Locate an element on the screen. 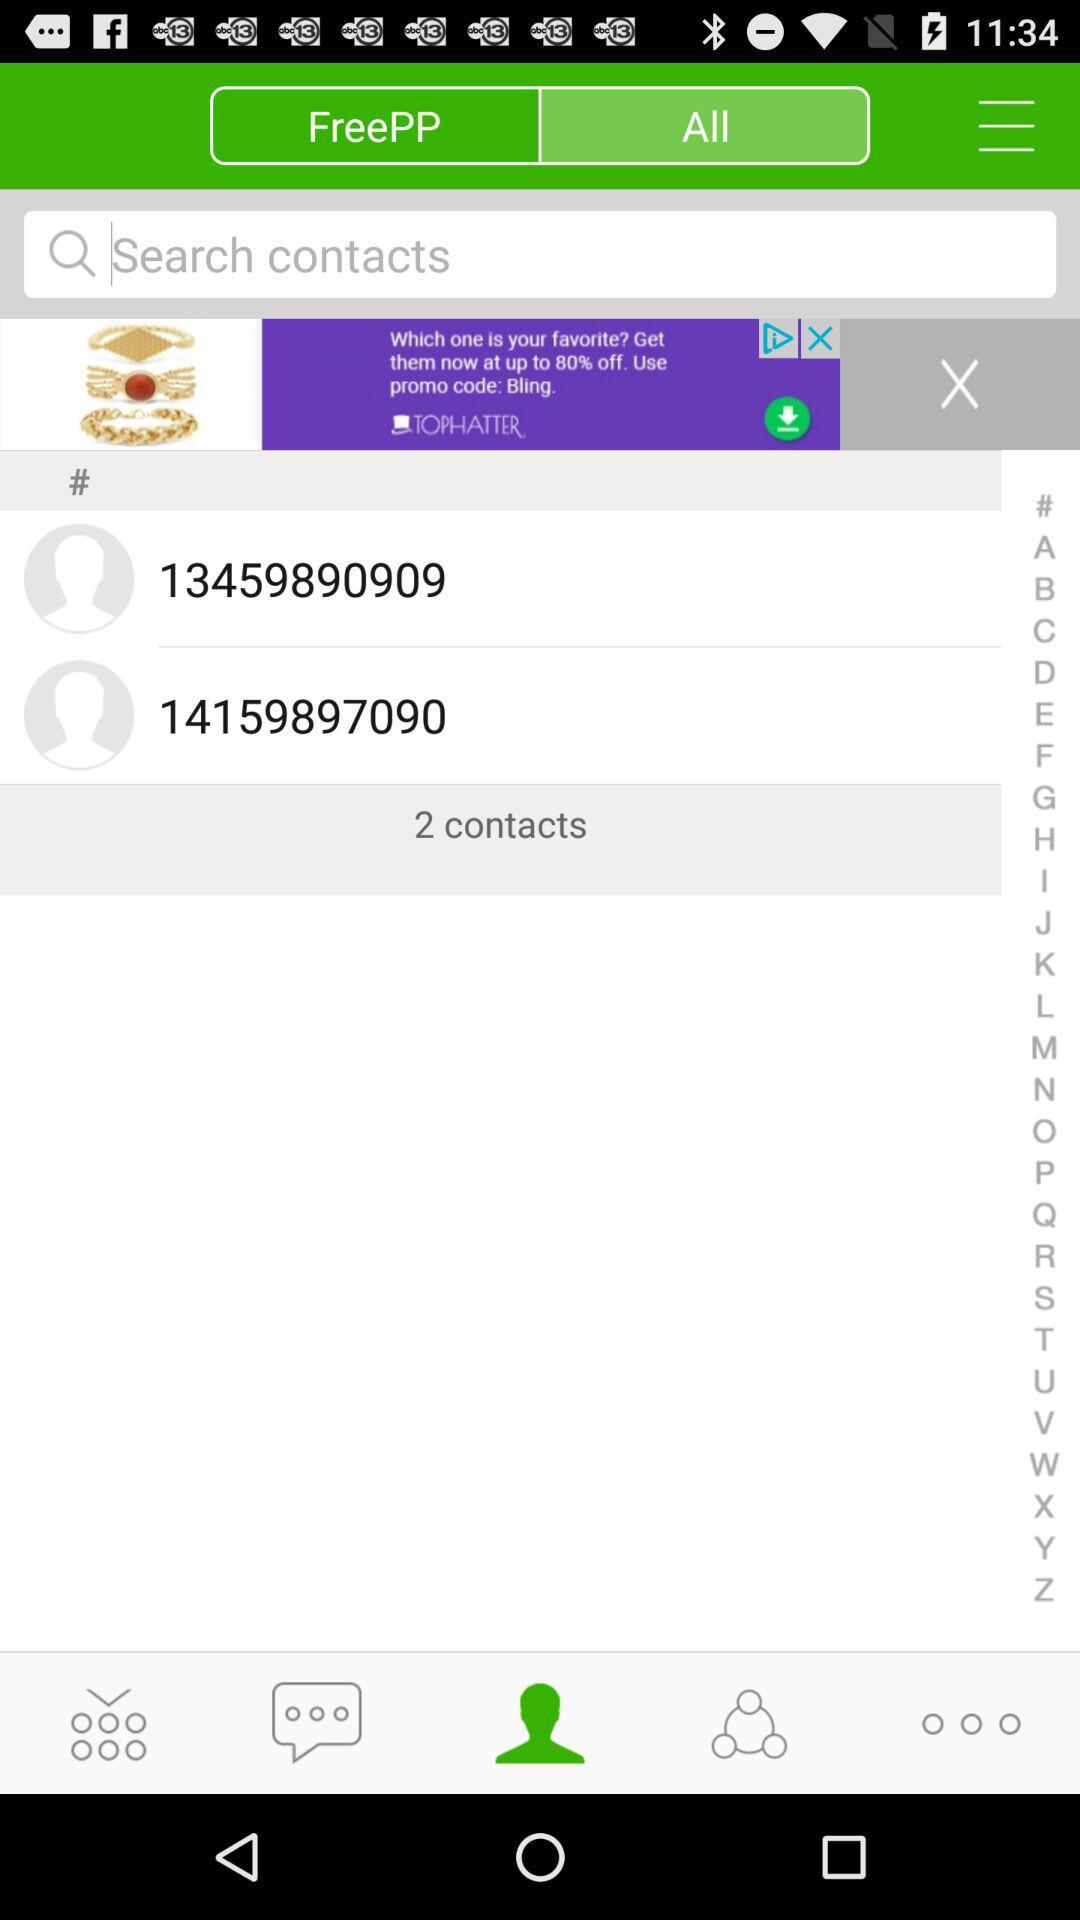 Image resolution: width=1080 pixels, height=1920 pixels. the avatar icon is located at coordinates (540, 1842).